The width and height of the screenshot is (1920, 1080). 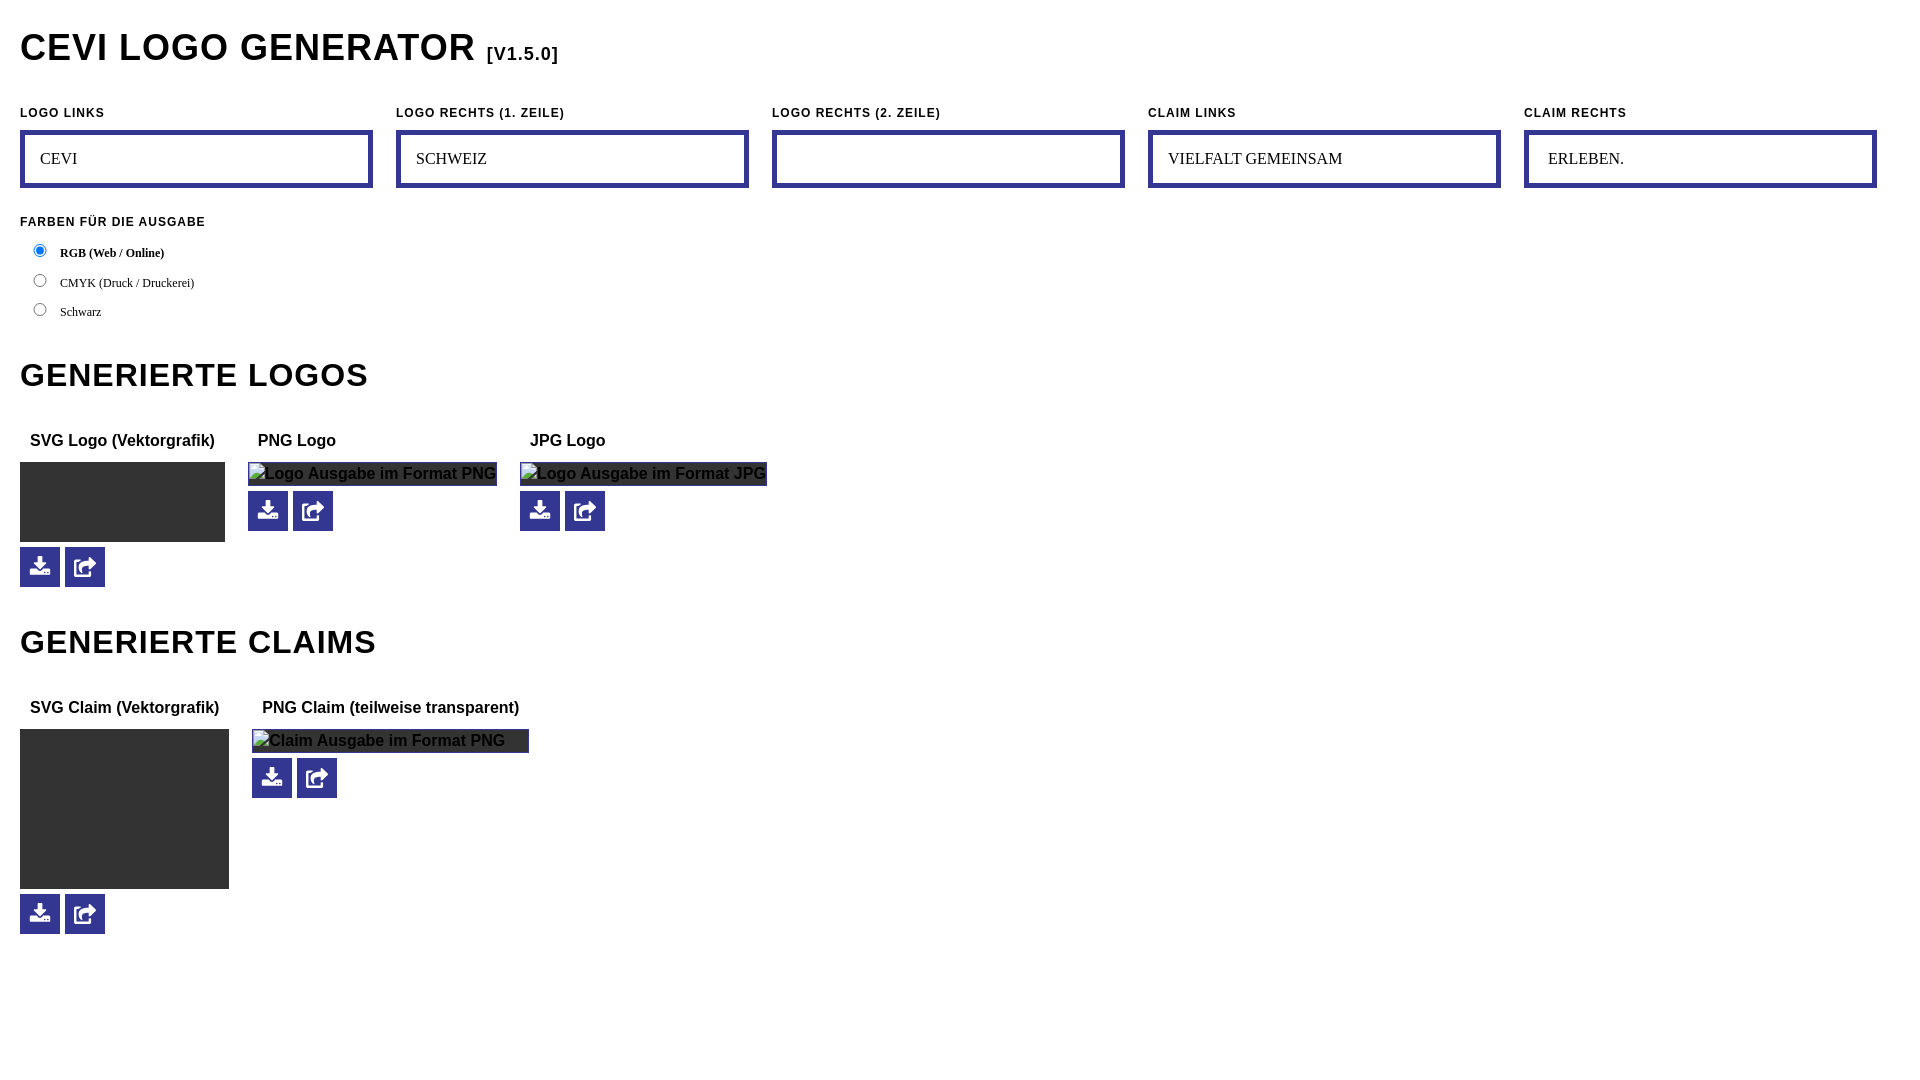 I want to click on 'Download PNG Claim', so click(x=251, y=777).